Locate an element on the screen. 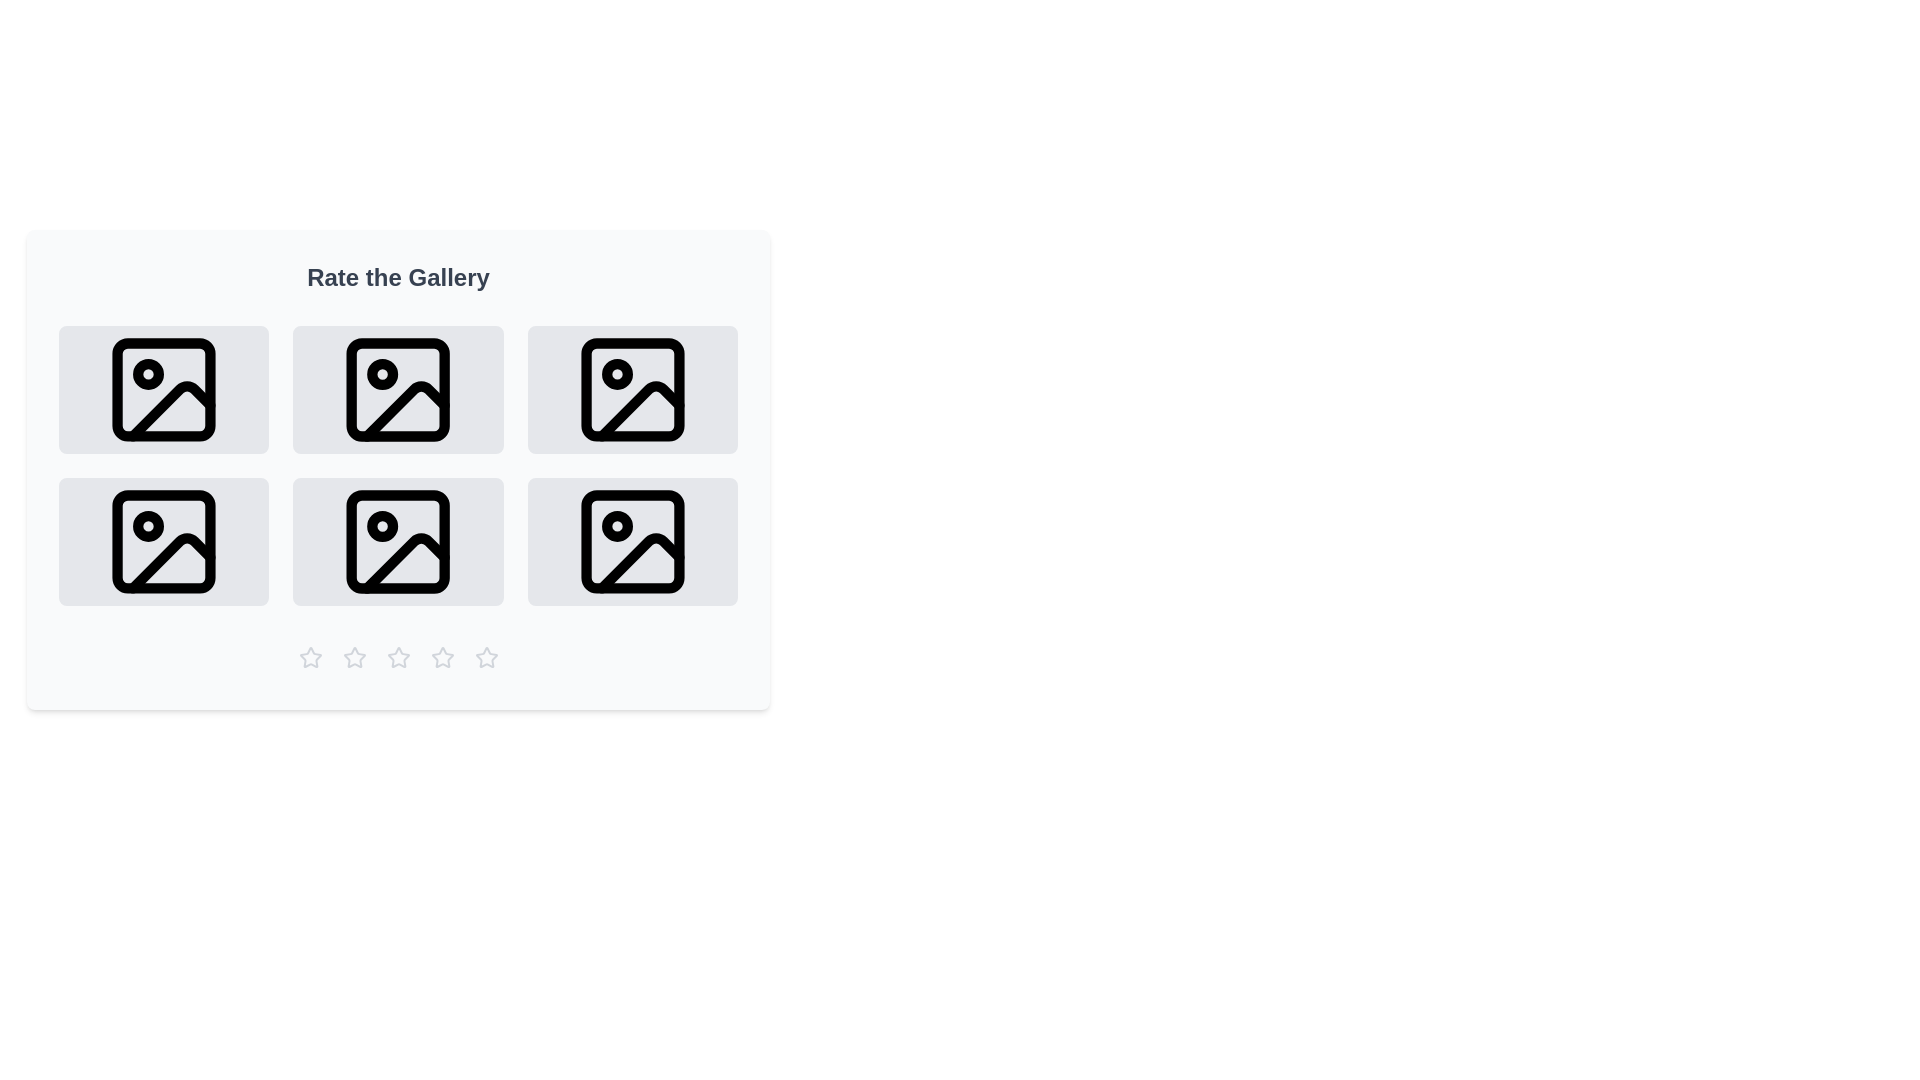  the gallery rating to 3 stars by clicking the corresponding star is located at coordinates (398, 658).